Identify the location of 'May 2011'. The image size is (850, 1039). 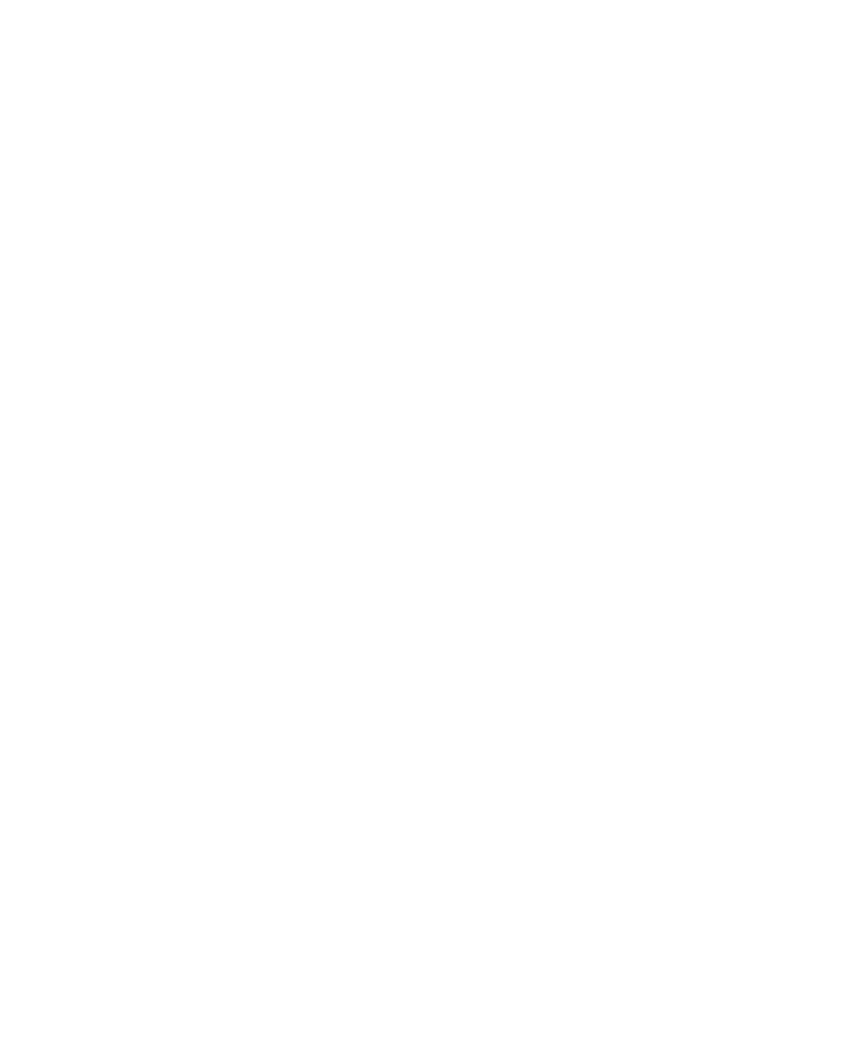
(123, 994).